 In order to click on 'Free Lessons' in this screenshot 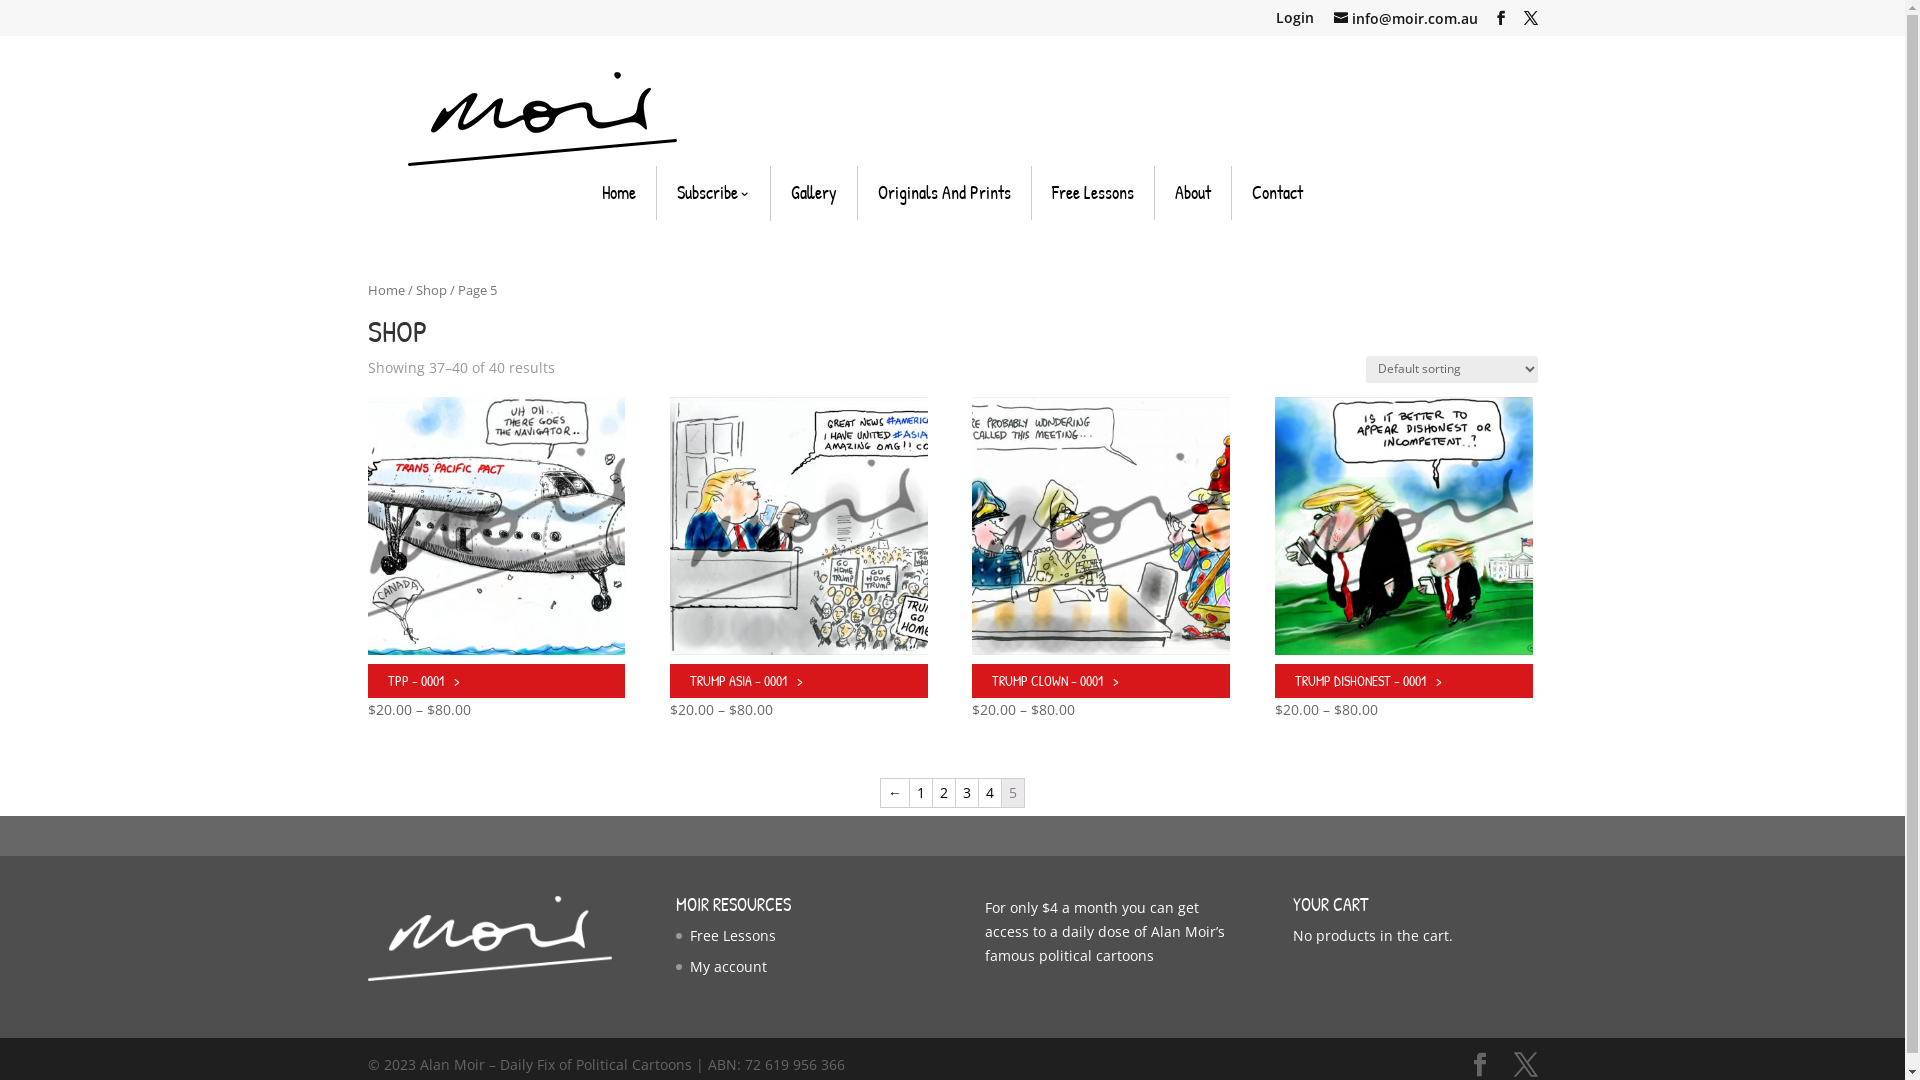, I will do `click(732, 935)`.